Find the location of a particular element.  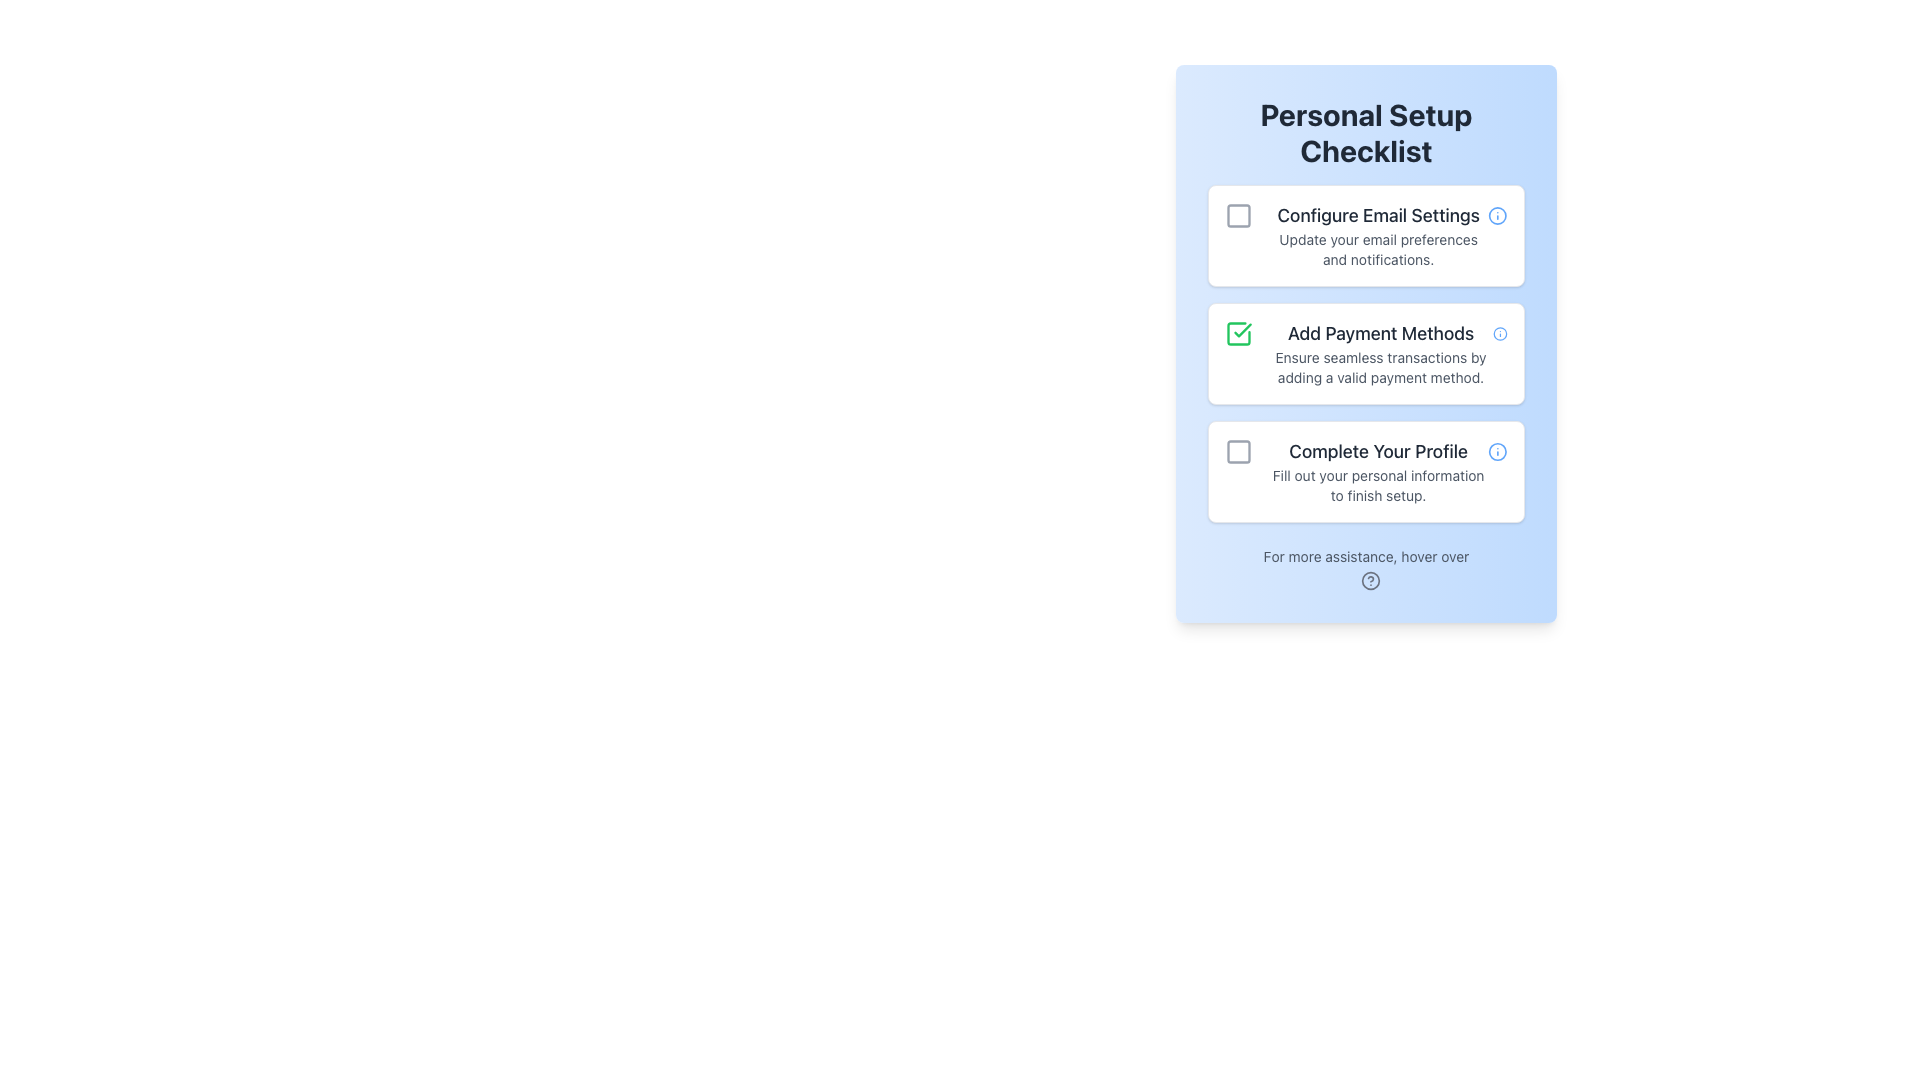

guidance text from the Text content banner in the checklist, which is the third item below 'Add Payment Methods' is located at coordinates (1377, 471).